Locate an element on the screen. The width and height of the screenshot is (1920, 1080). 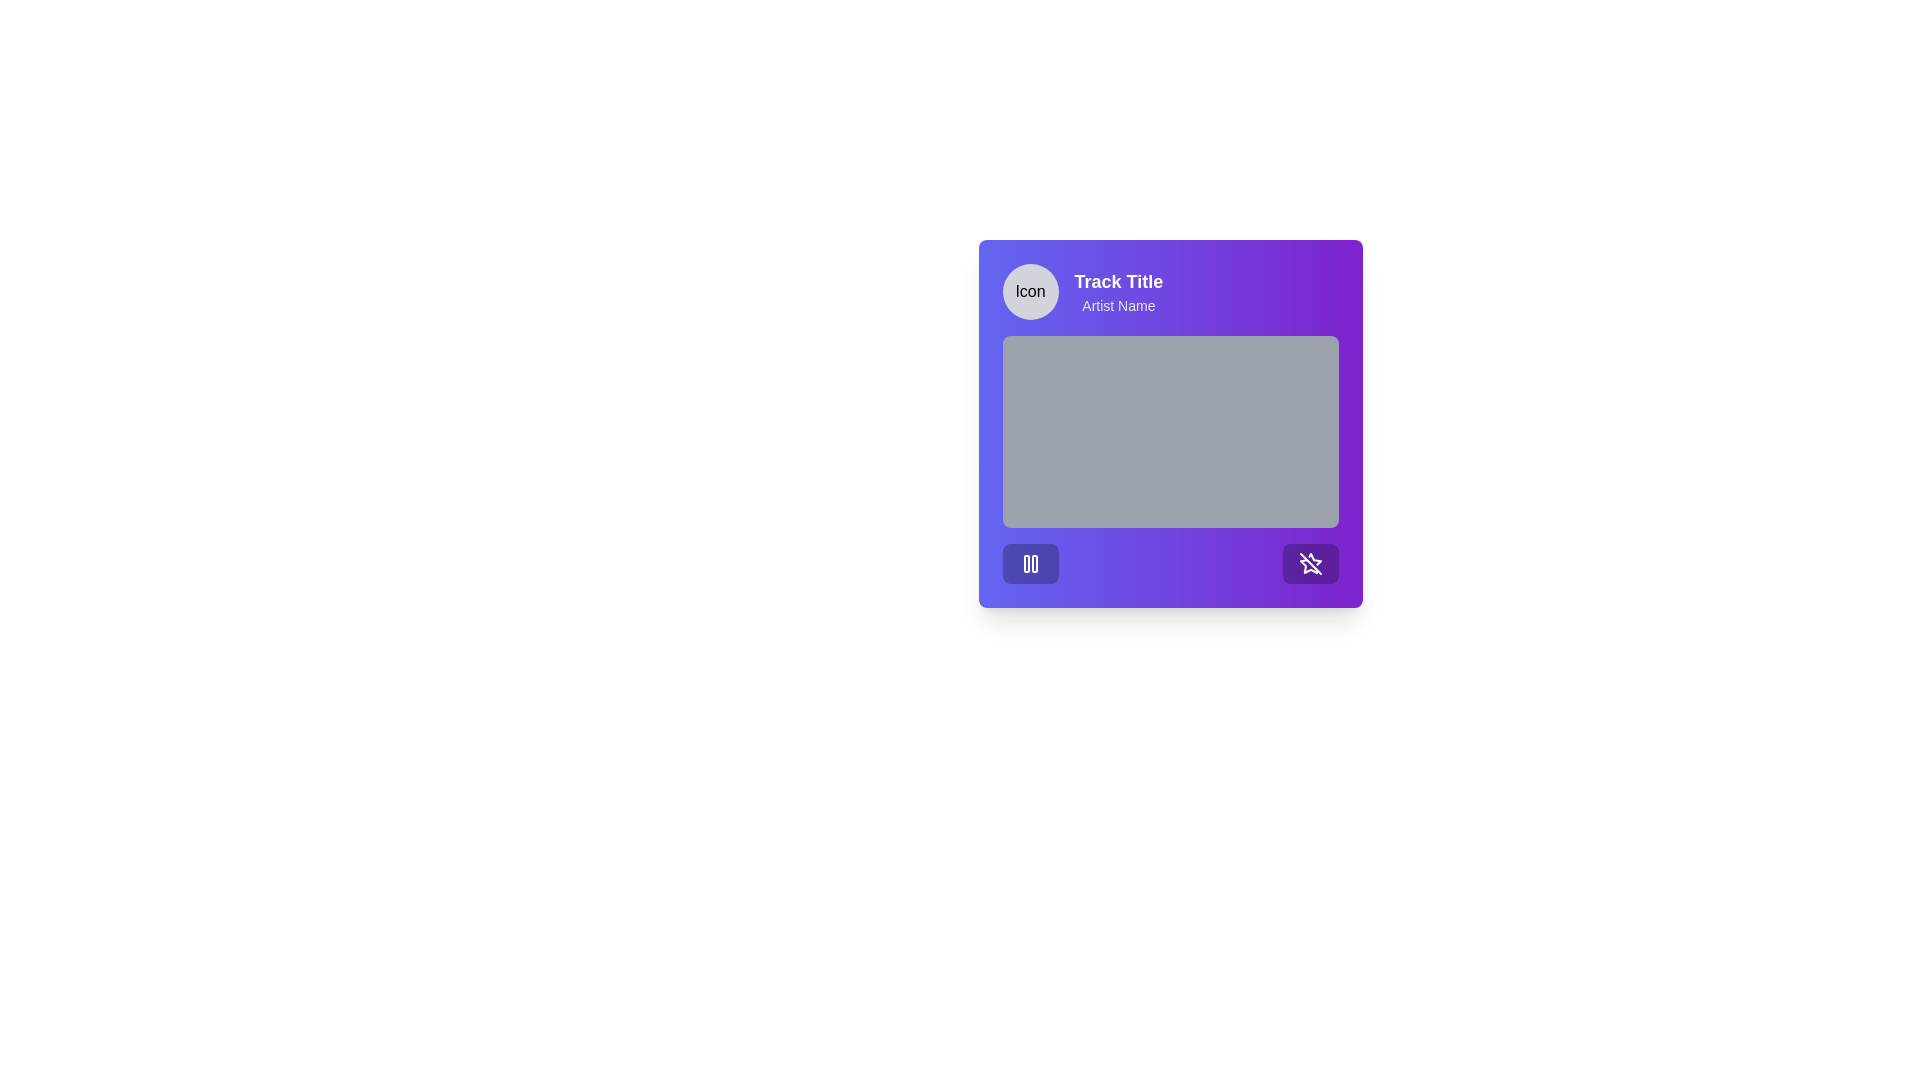
the Text block that displays 'Track Title' in bold and larger font, and 'Artist Name' in smaller gray font, located to the right of the 'Icon' in the top-left corner of the card component is located at coordinates (1117, 292).